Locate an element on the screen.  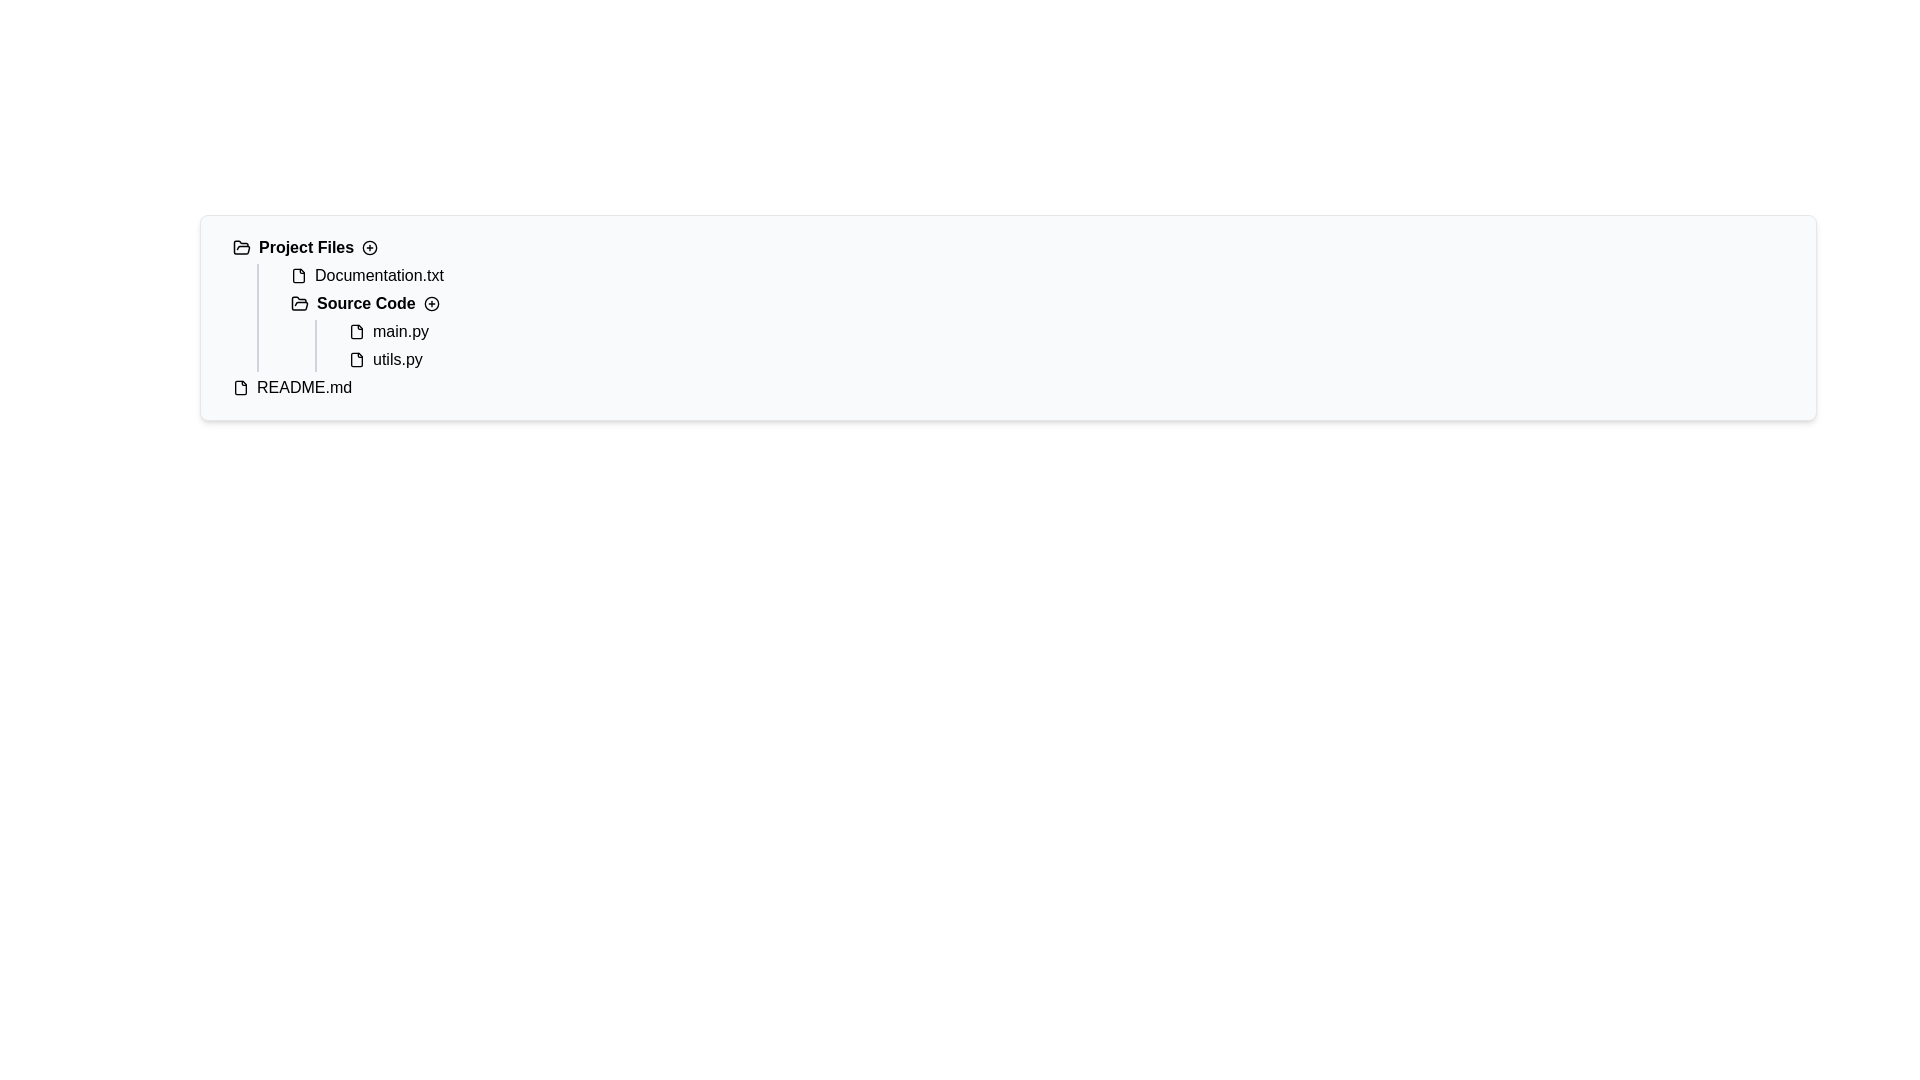
the SVG Icon located at the start of the row containing 'Project Files', which serves as a visual indicator for accessing project-related files is located at coordinates (240, 246).